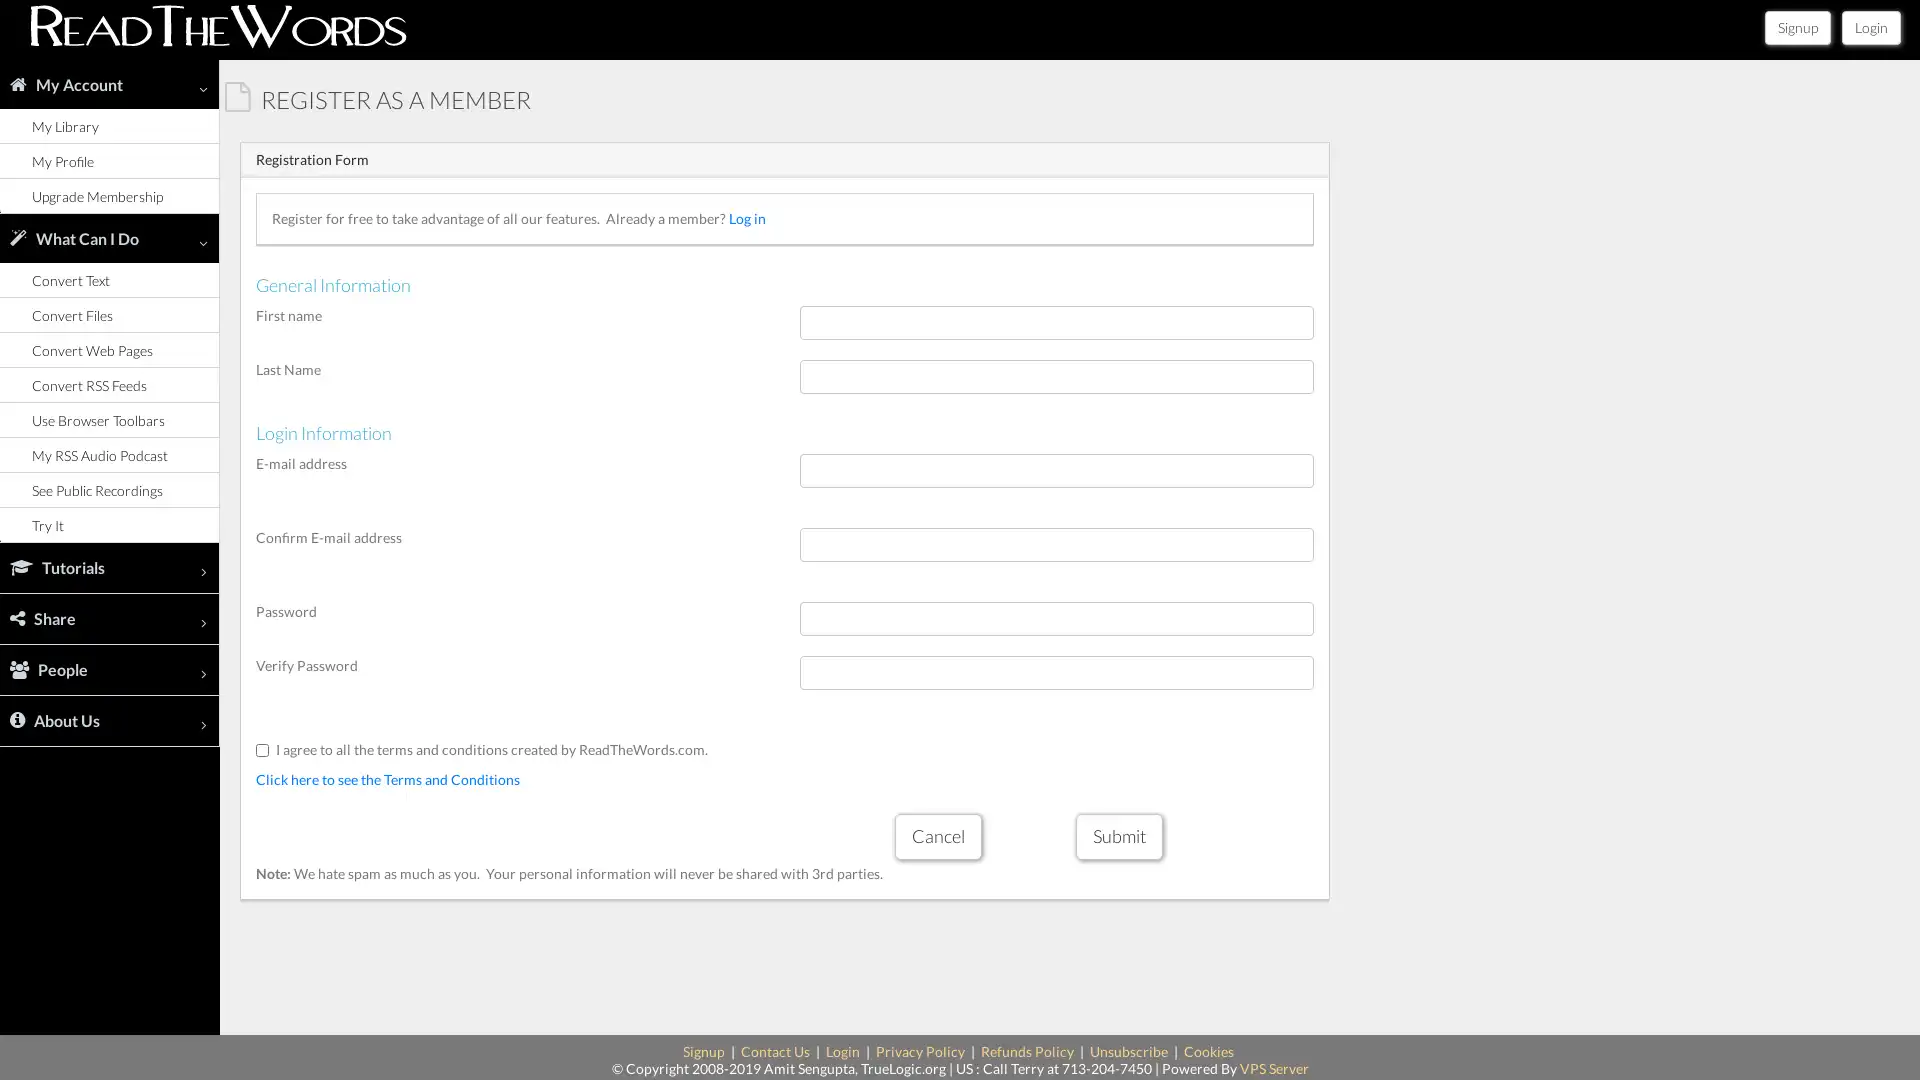 The height and width of the screenshot is (1080, 1920). I want to click on Login, so click(1870, 27).